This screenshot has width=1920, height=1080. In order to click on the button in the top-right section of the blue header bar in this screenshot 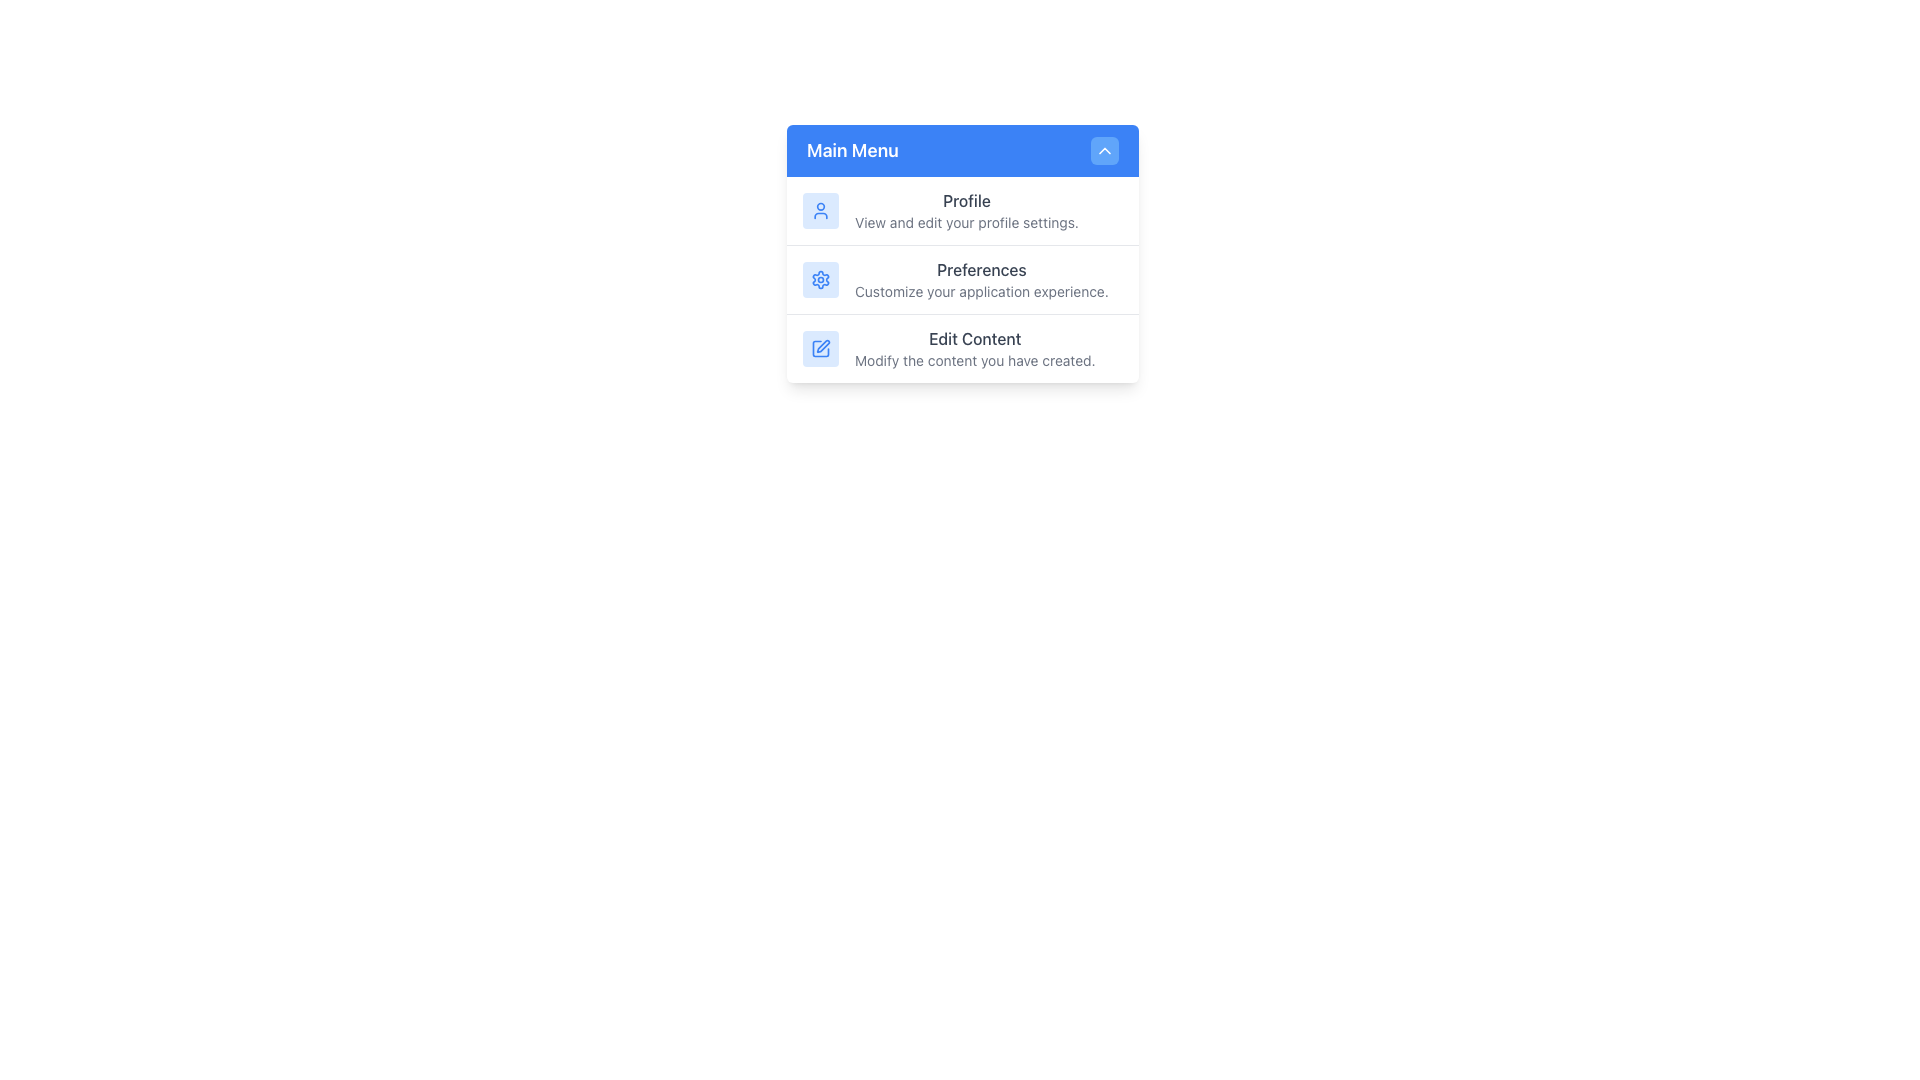, I will do `click(1103, 149)`.